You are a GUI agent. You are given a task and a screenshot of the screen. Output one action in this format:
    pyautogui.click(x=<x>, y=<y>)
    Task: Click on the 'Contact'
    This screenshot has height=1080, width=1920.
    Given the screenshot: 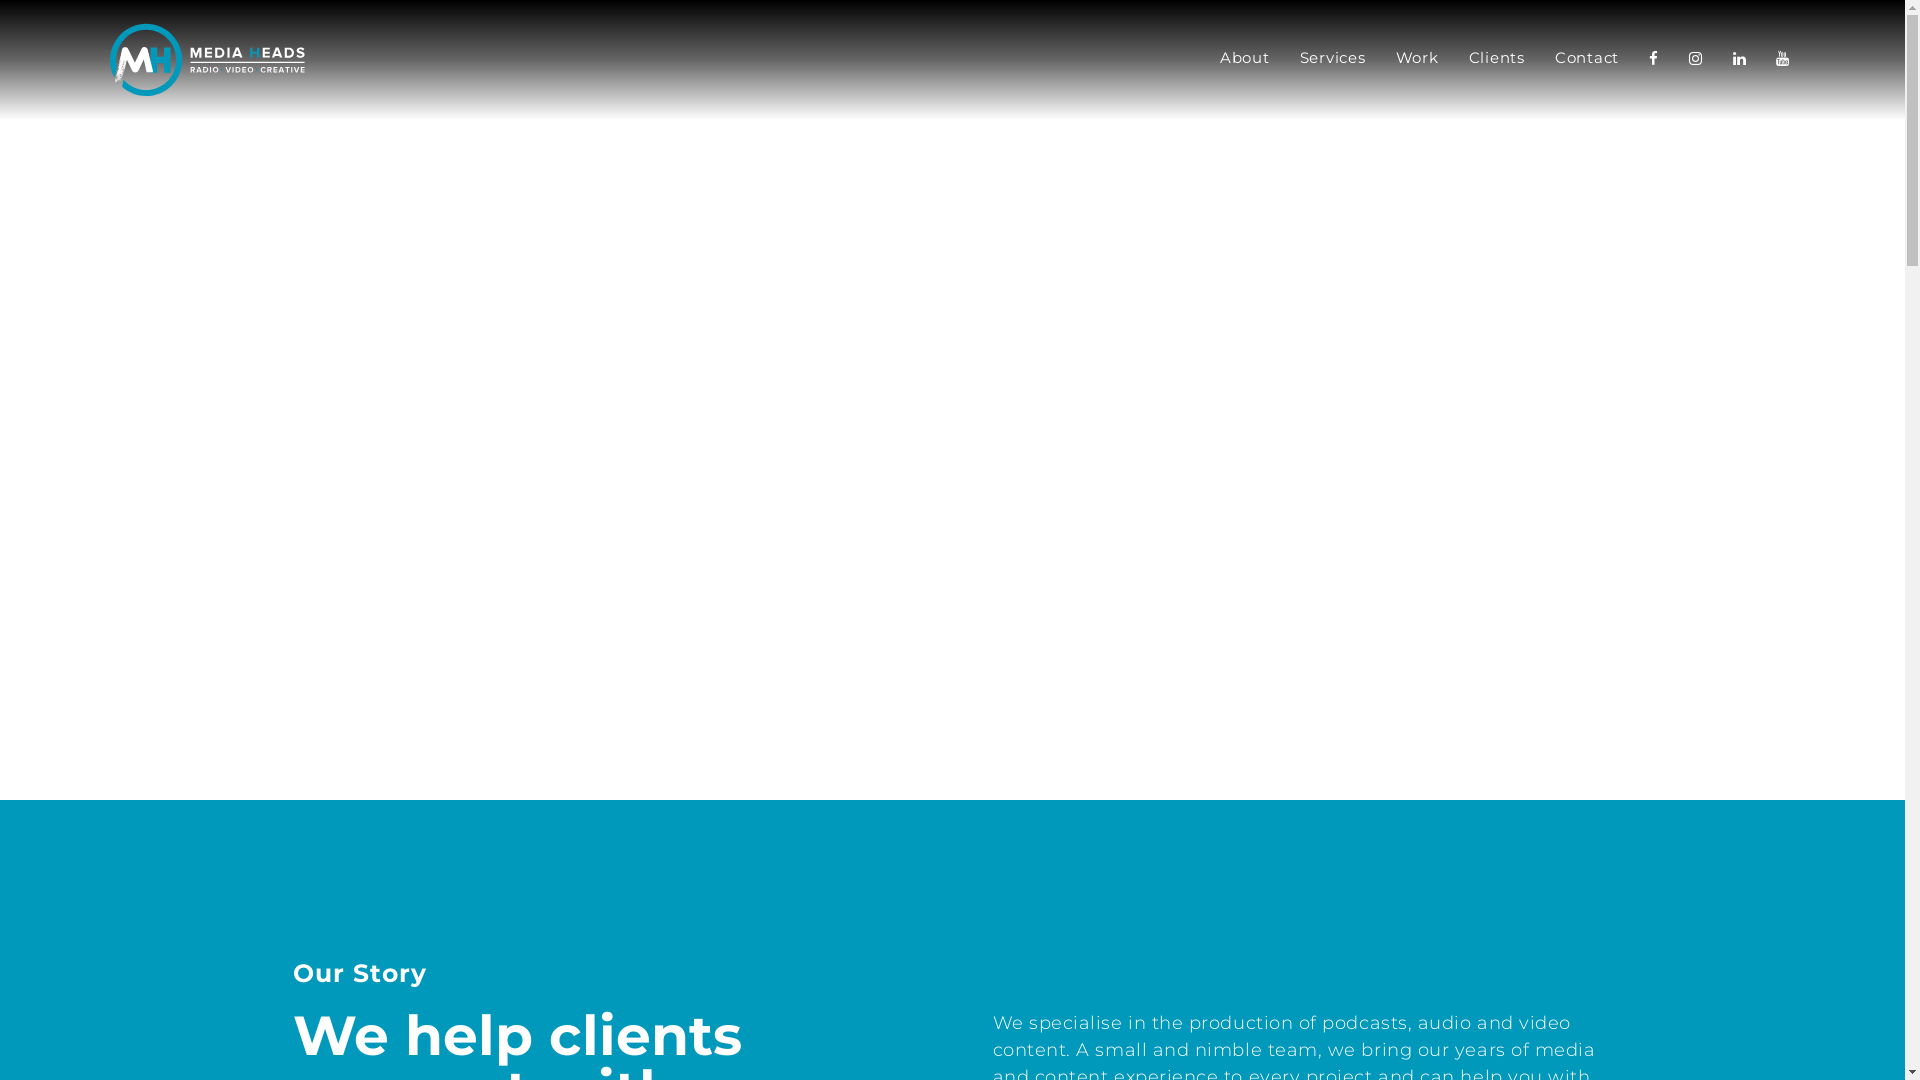 What is the action you would take?
    pyautogui.click(x=1586, y=59)
    